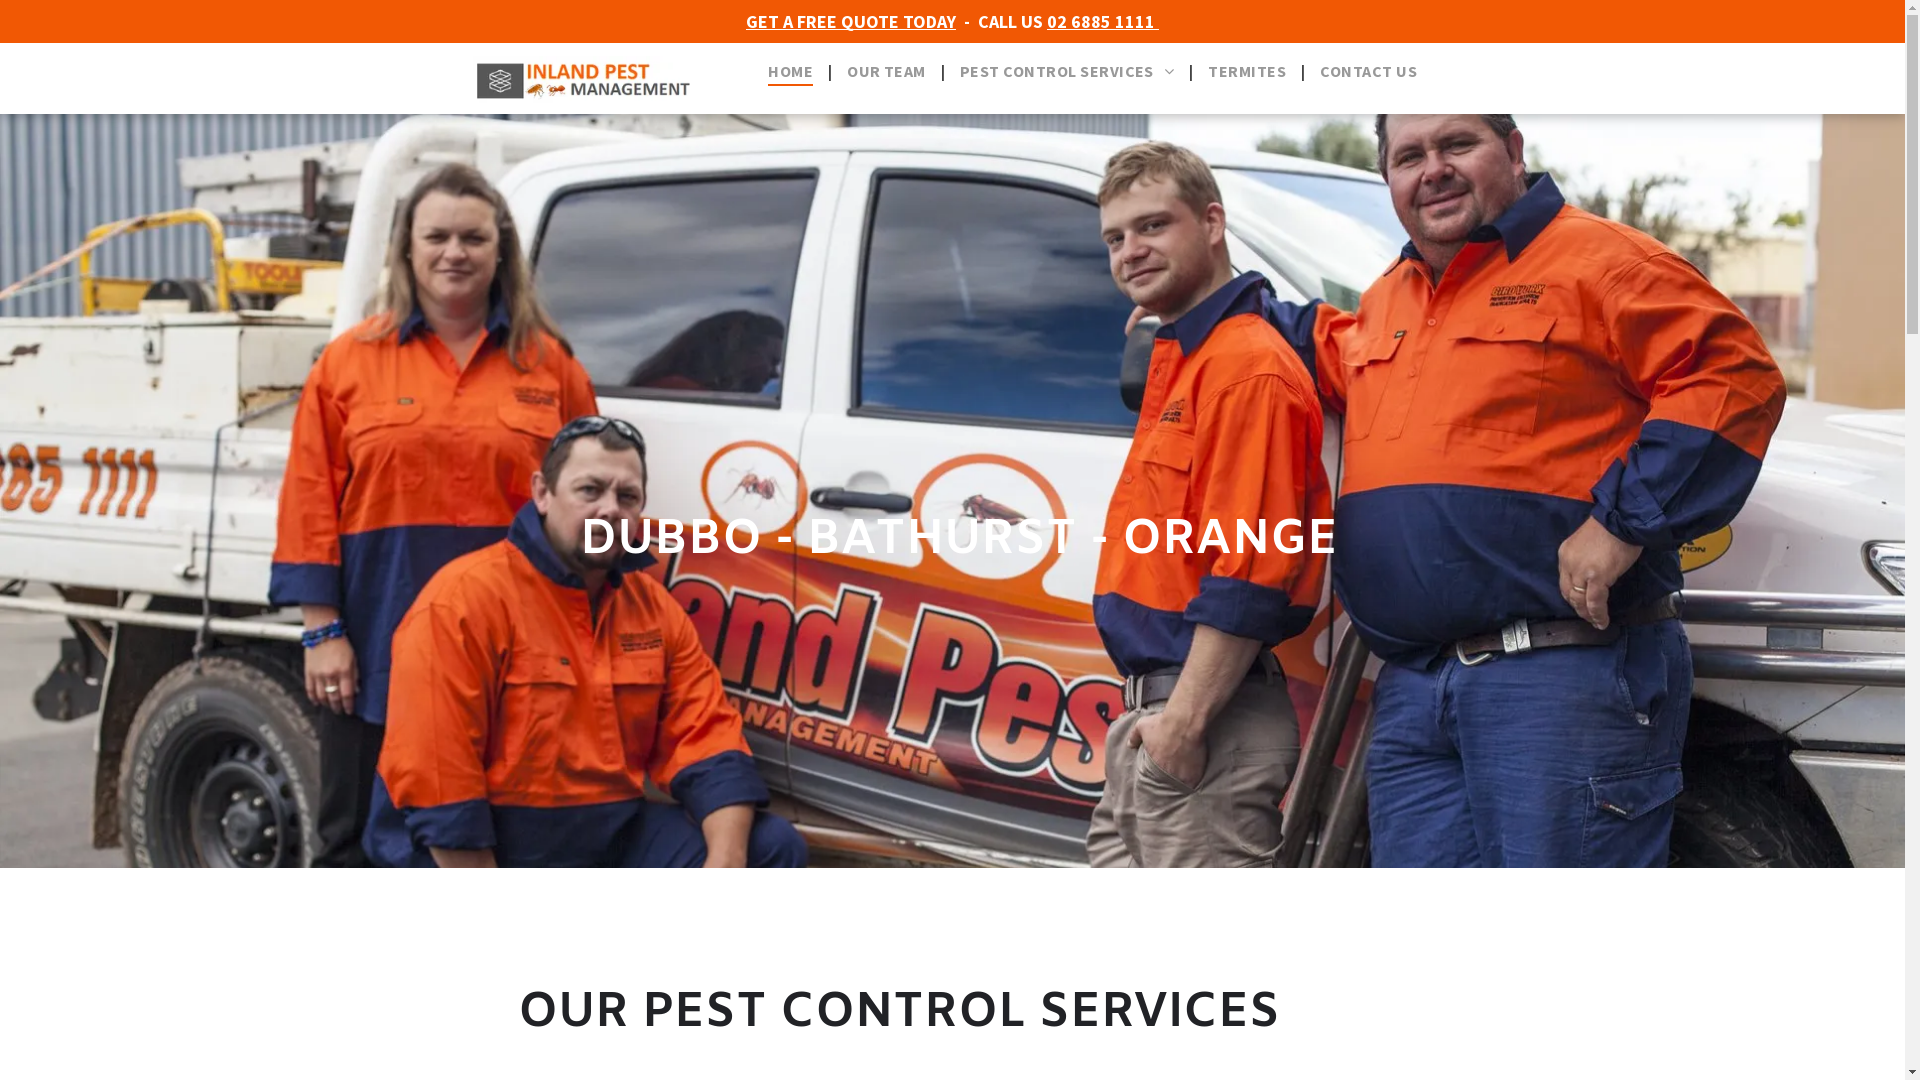  Describe the element at coordinates (1102, 21) in the screenshot. I see `'02 6885 1111 '` at that location.